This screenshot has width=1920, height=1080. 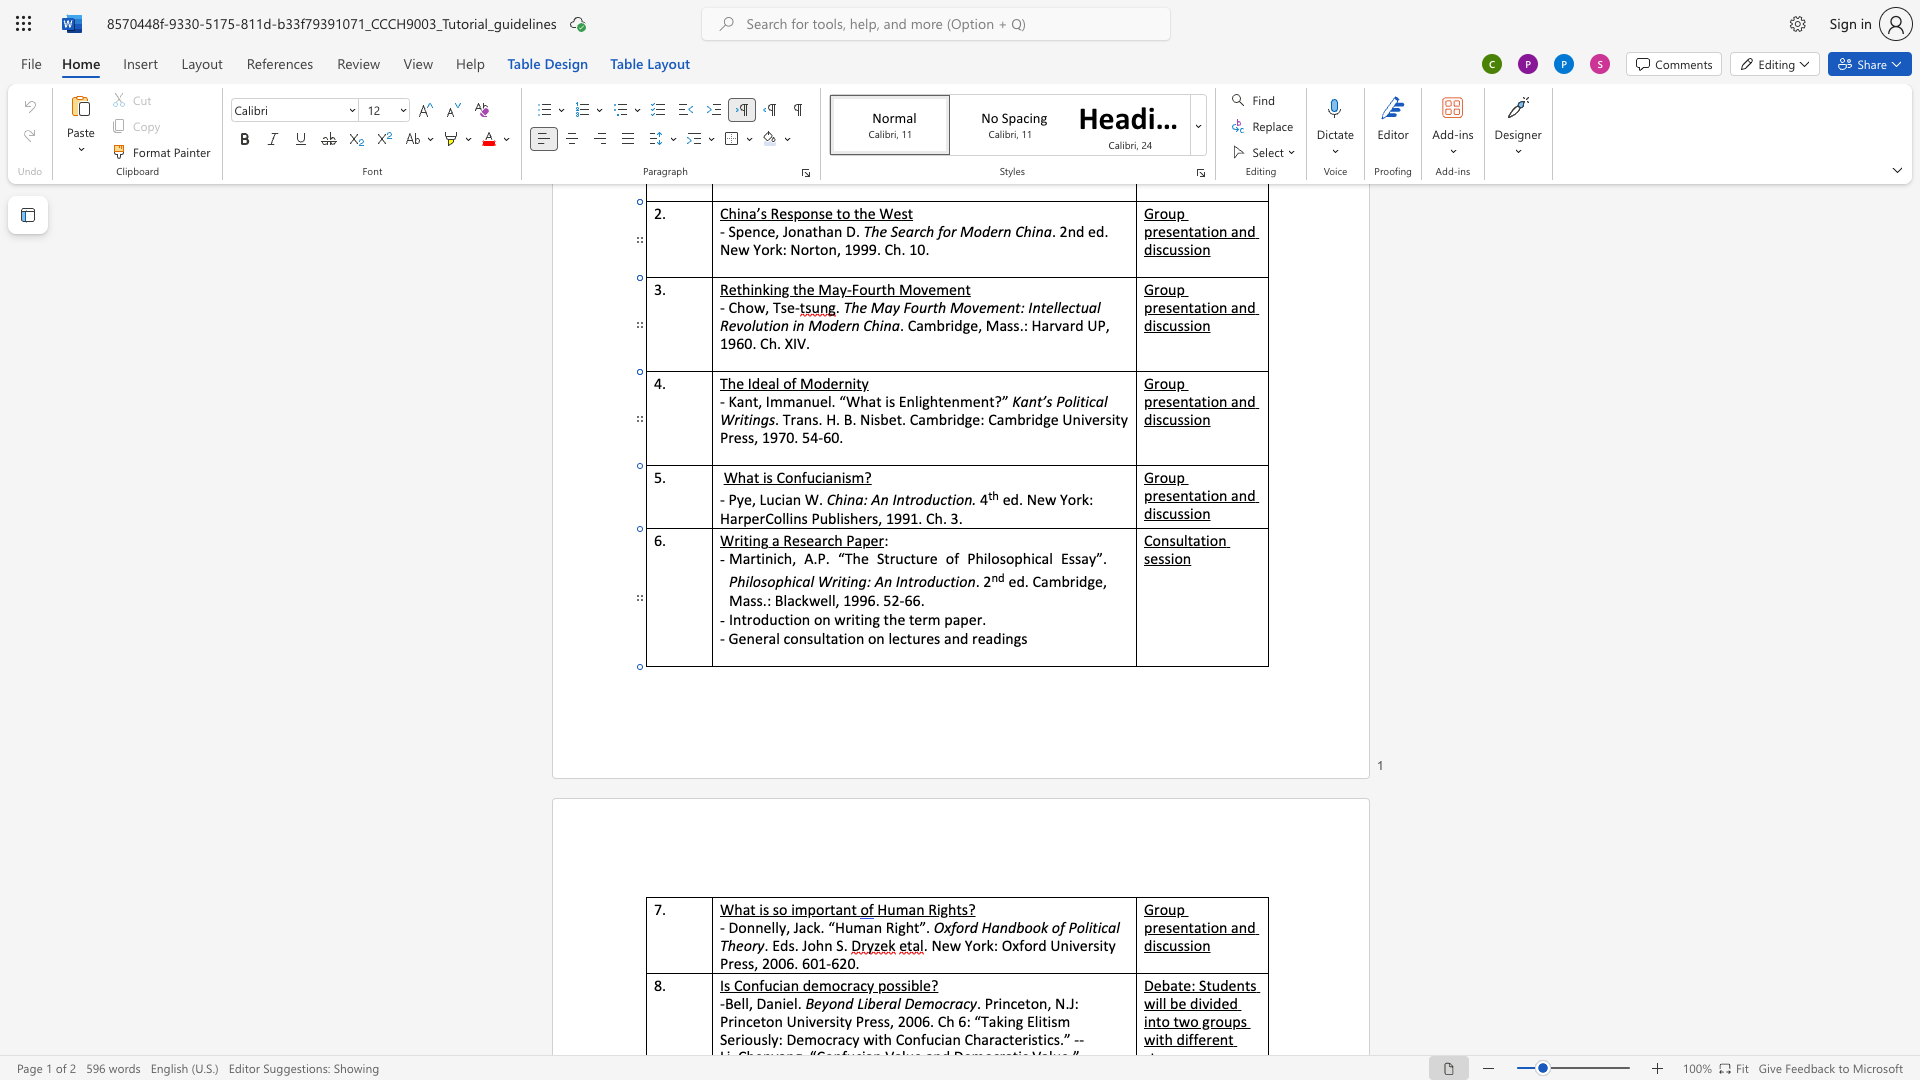 I want to click on the space between the continuous character "a" and "n" in the text, so click(x=843, y=909).